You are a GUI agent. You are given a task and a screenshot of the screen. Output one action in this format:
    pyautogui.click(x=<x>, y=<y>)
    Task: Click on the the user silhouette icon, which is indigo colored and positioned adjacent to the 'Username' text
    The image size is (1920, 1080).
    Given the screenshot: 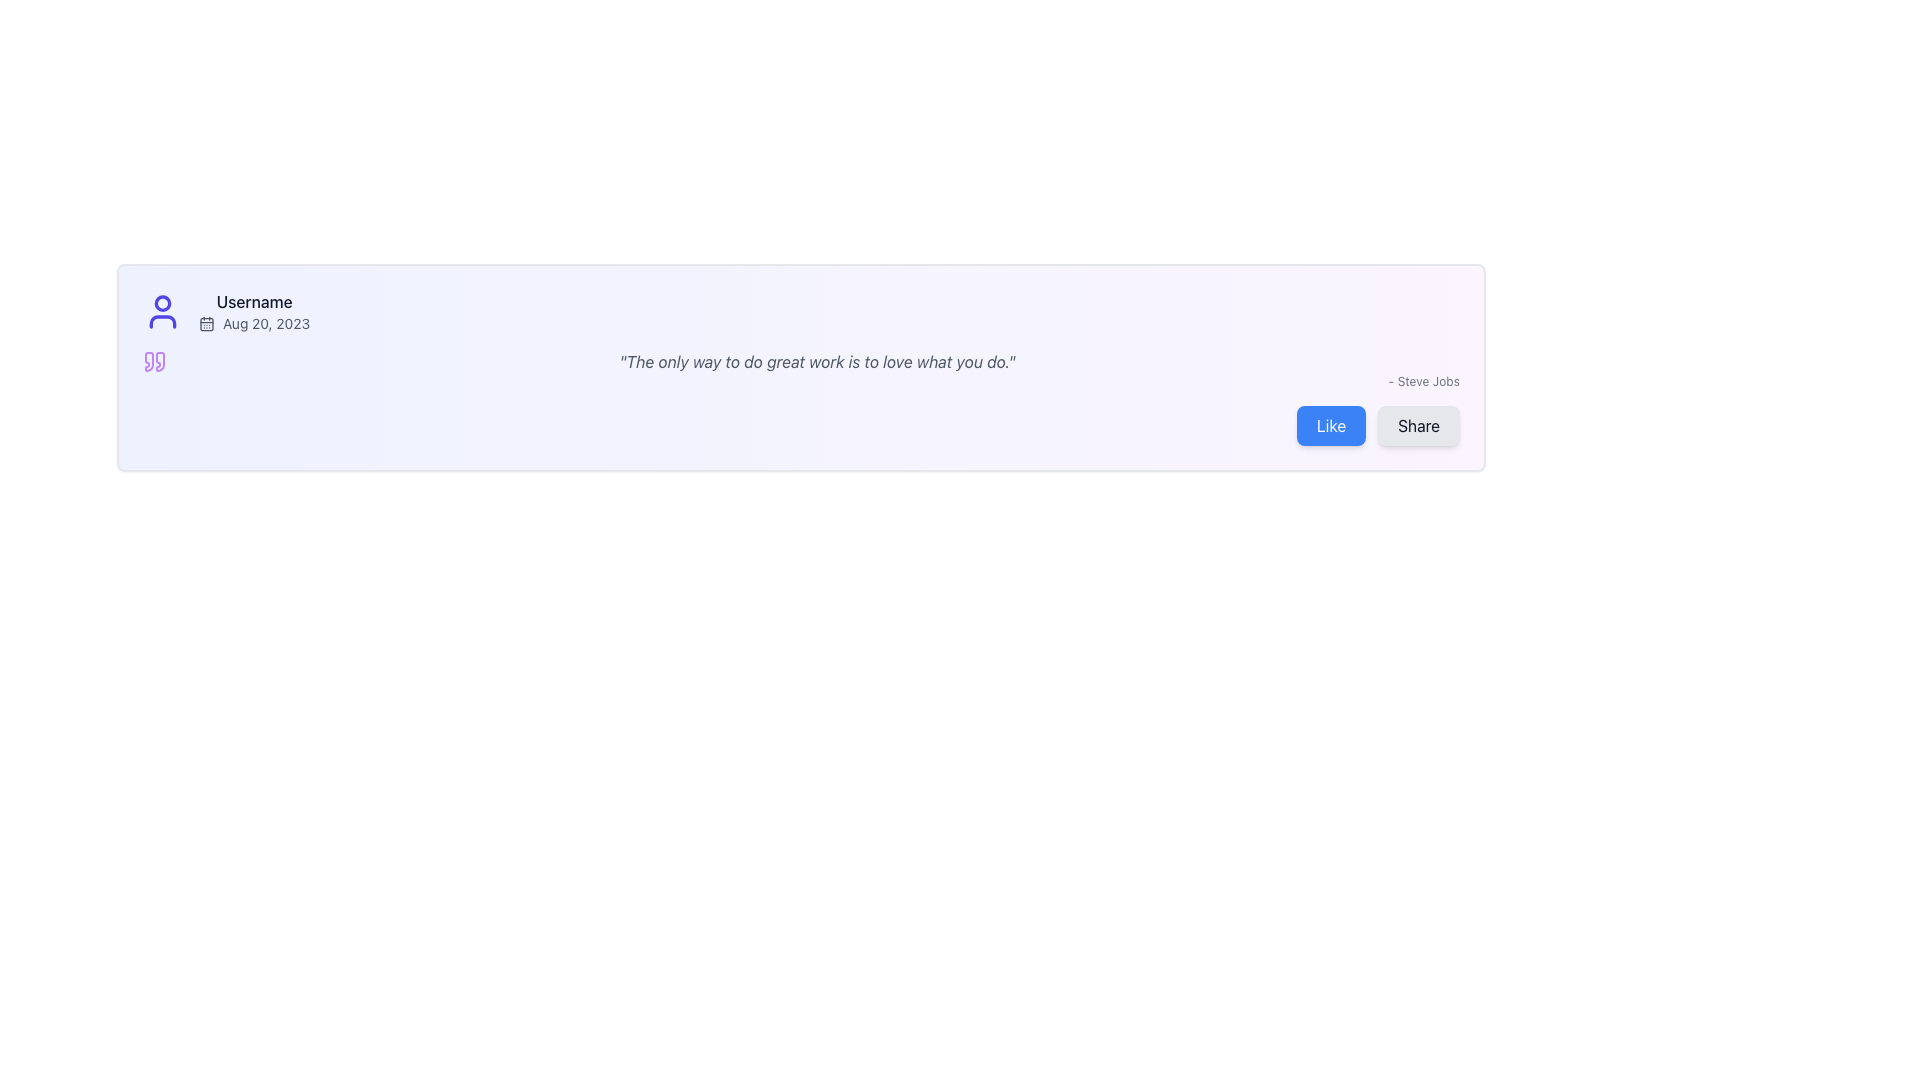 What is the action you would take?
    pyautogui.click(x=163, y=312)
    